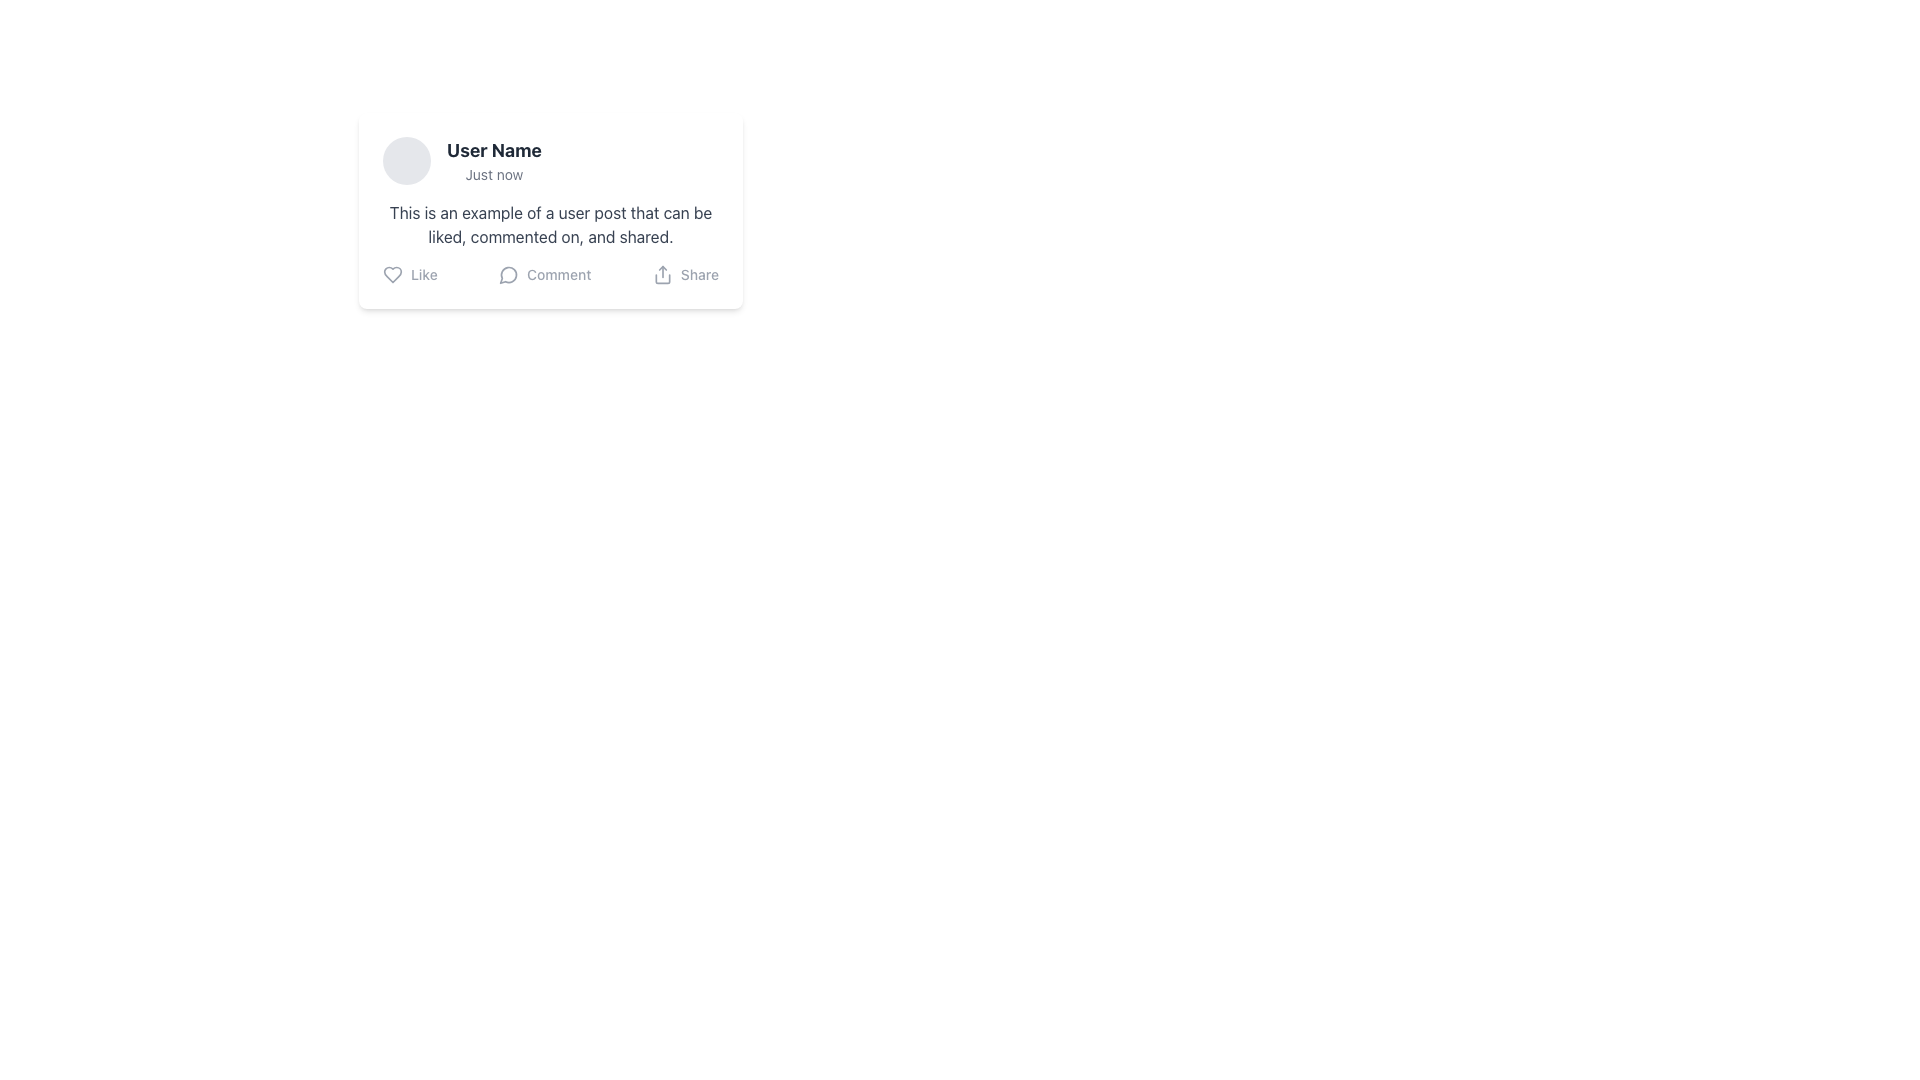 The image size is (1920, 1080). Describe the element at coordinates (393, 274) in the screenshot. I see `the heart icon located at the bottom left of the user post card to like the post` at that location.